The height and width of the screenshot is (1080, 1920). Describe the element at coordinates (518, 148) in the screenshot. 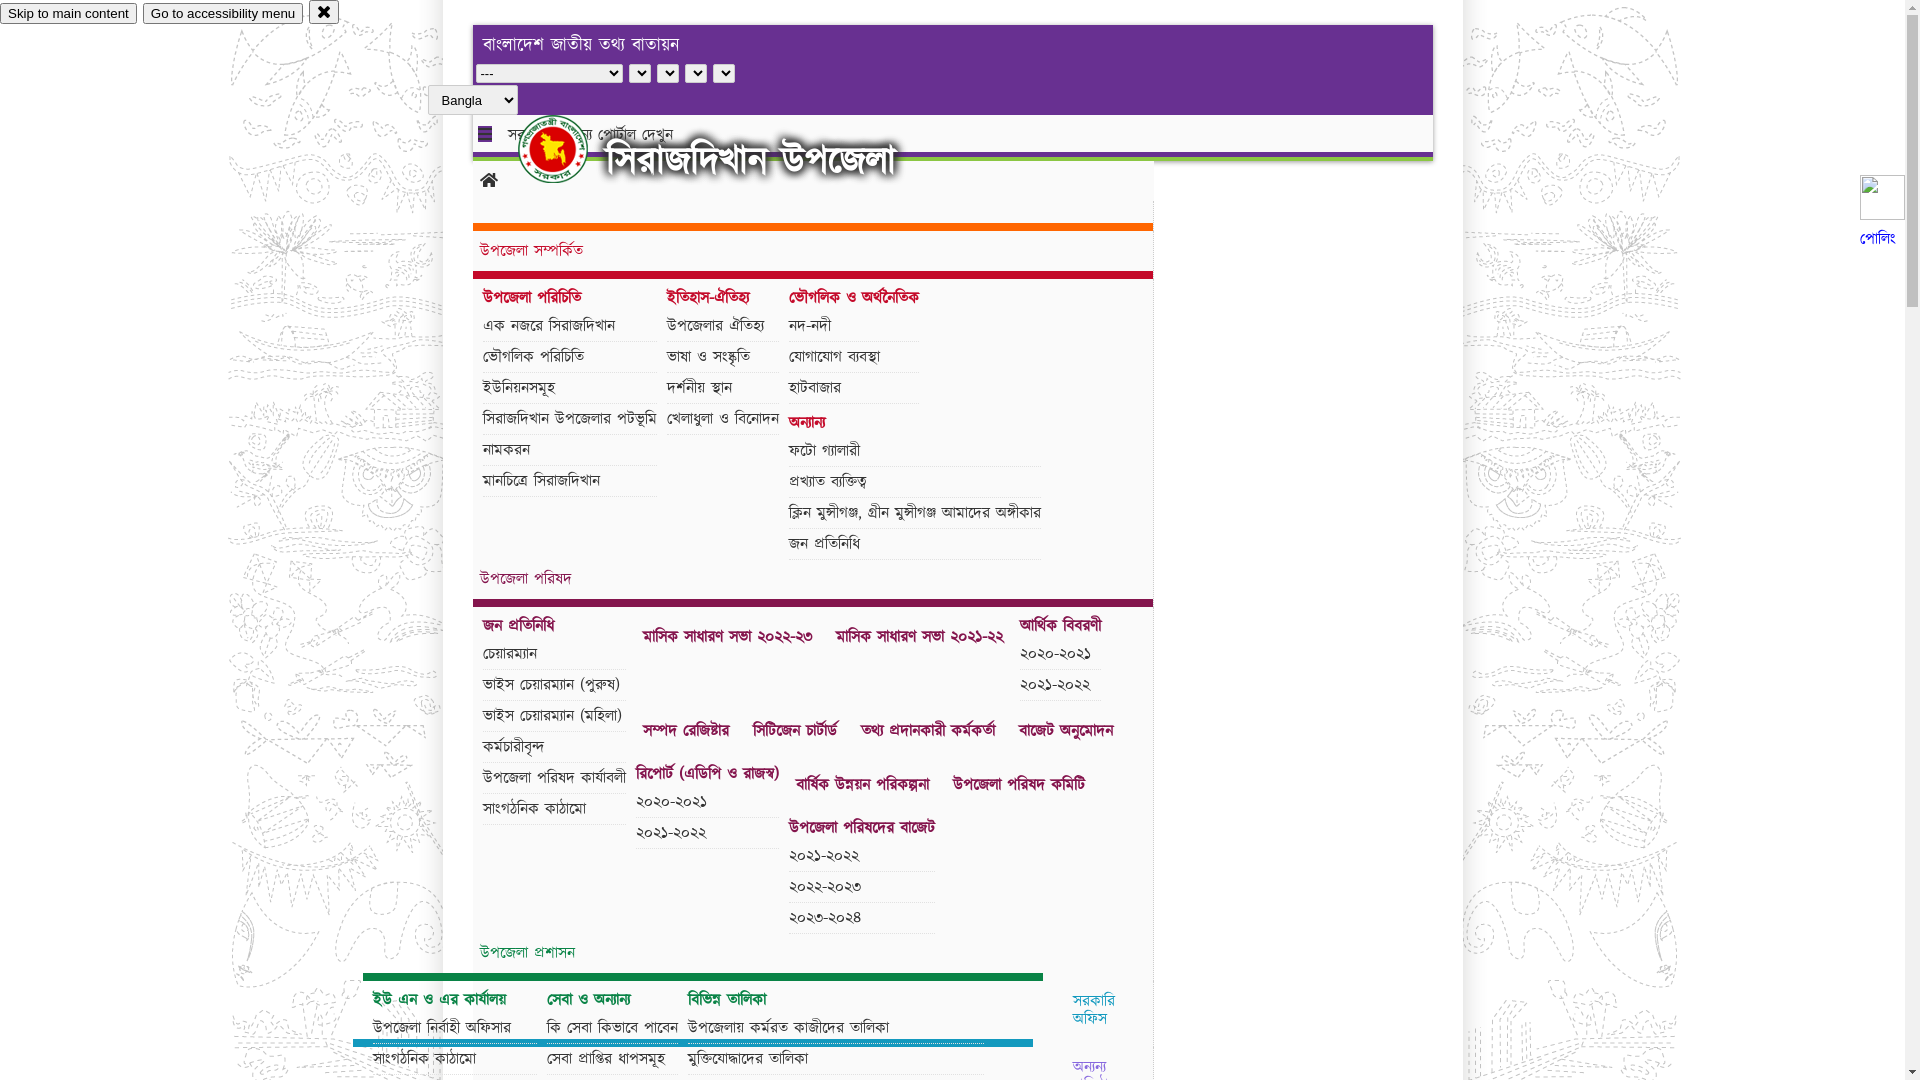

I see `'` at that location.